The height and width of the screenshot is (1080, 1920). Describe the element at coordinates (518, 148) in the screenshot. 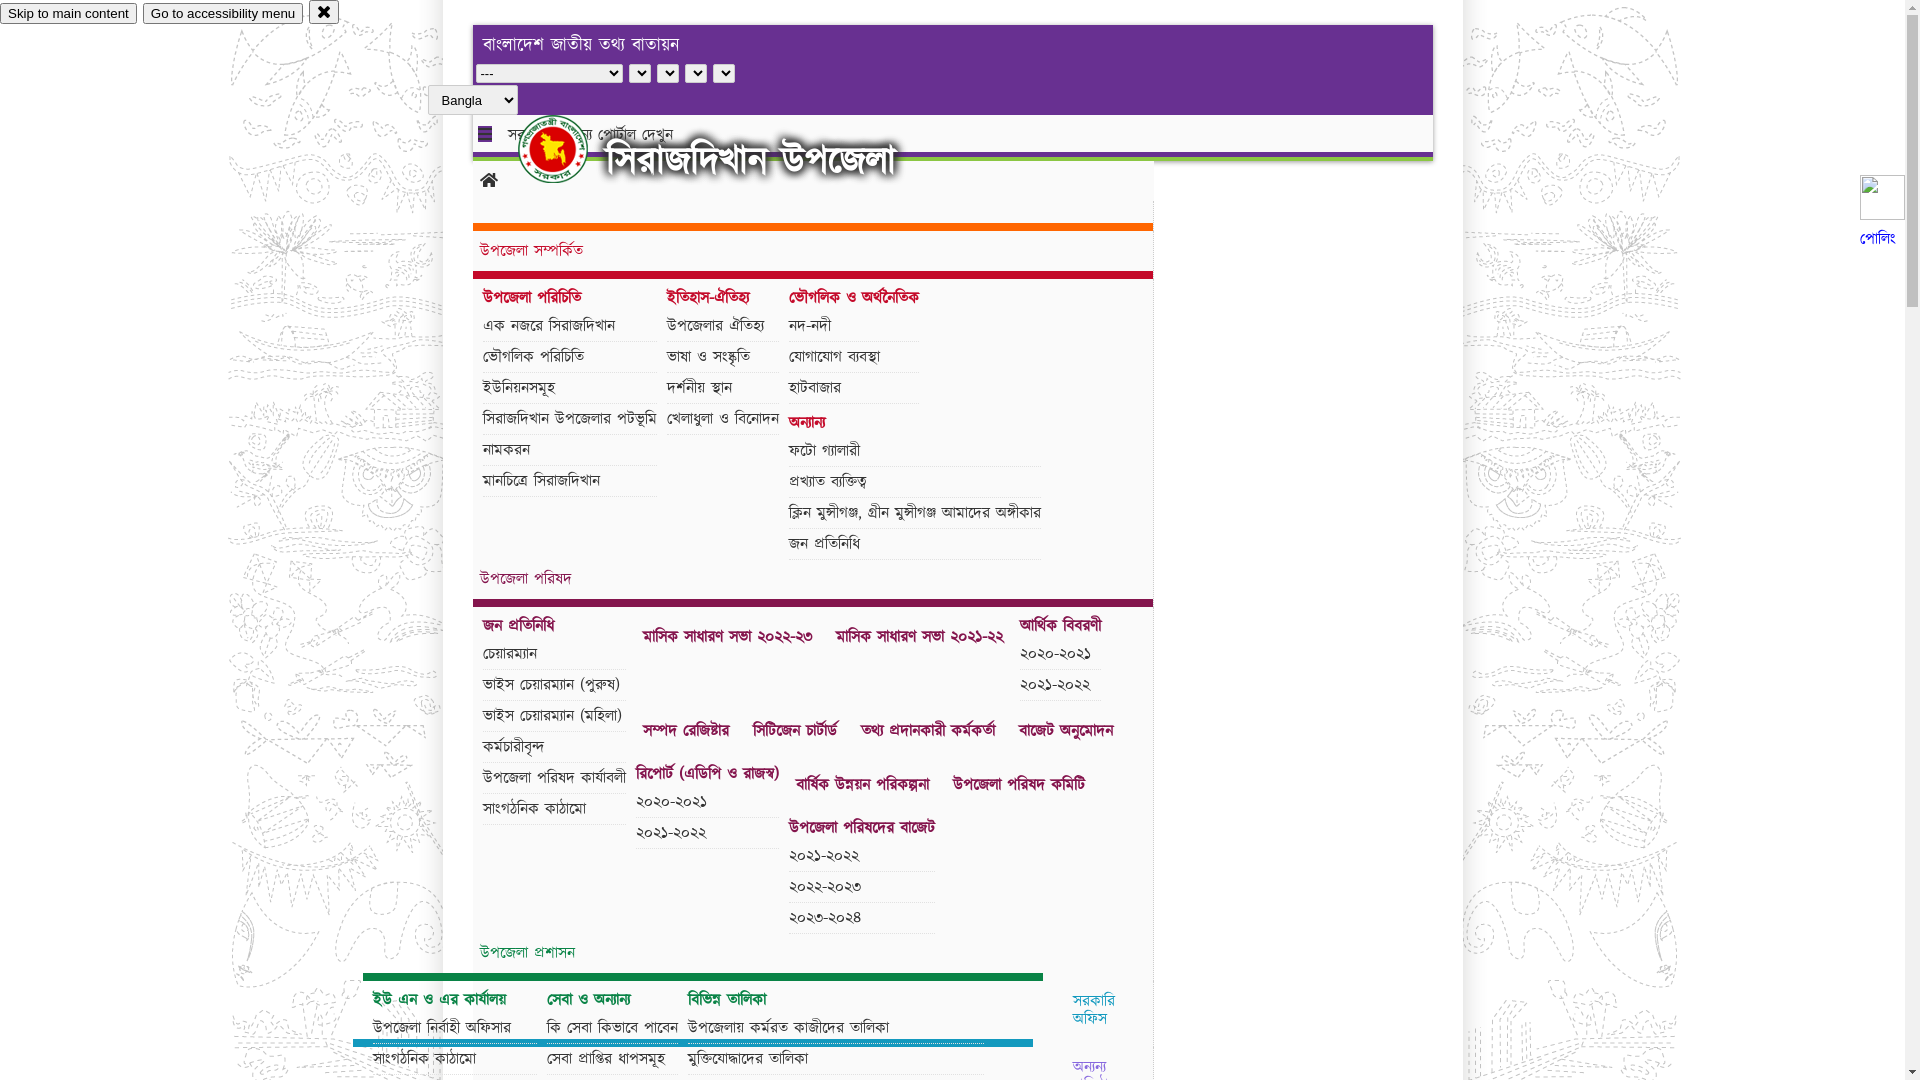

I see `'` at that location.